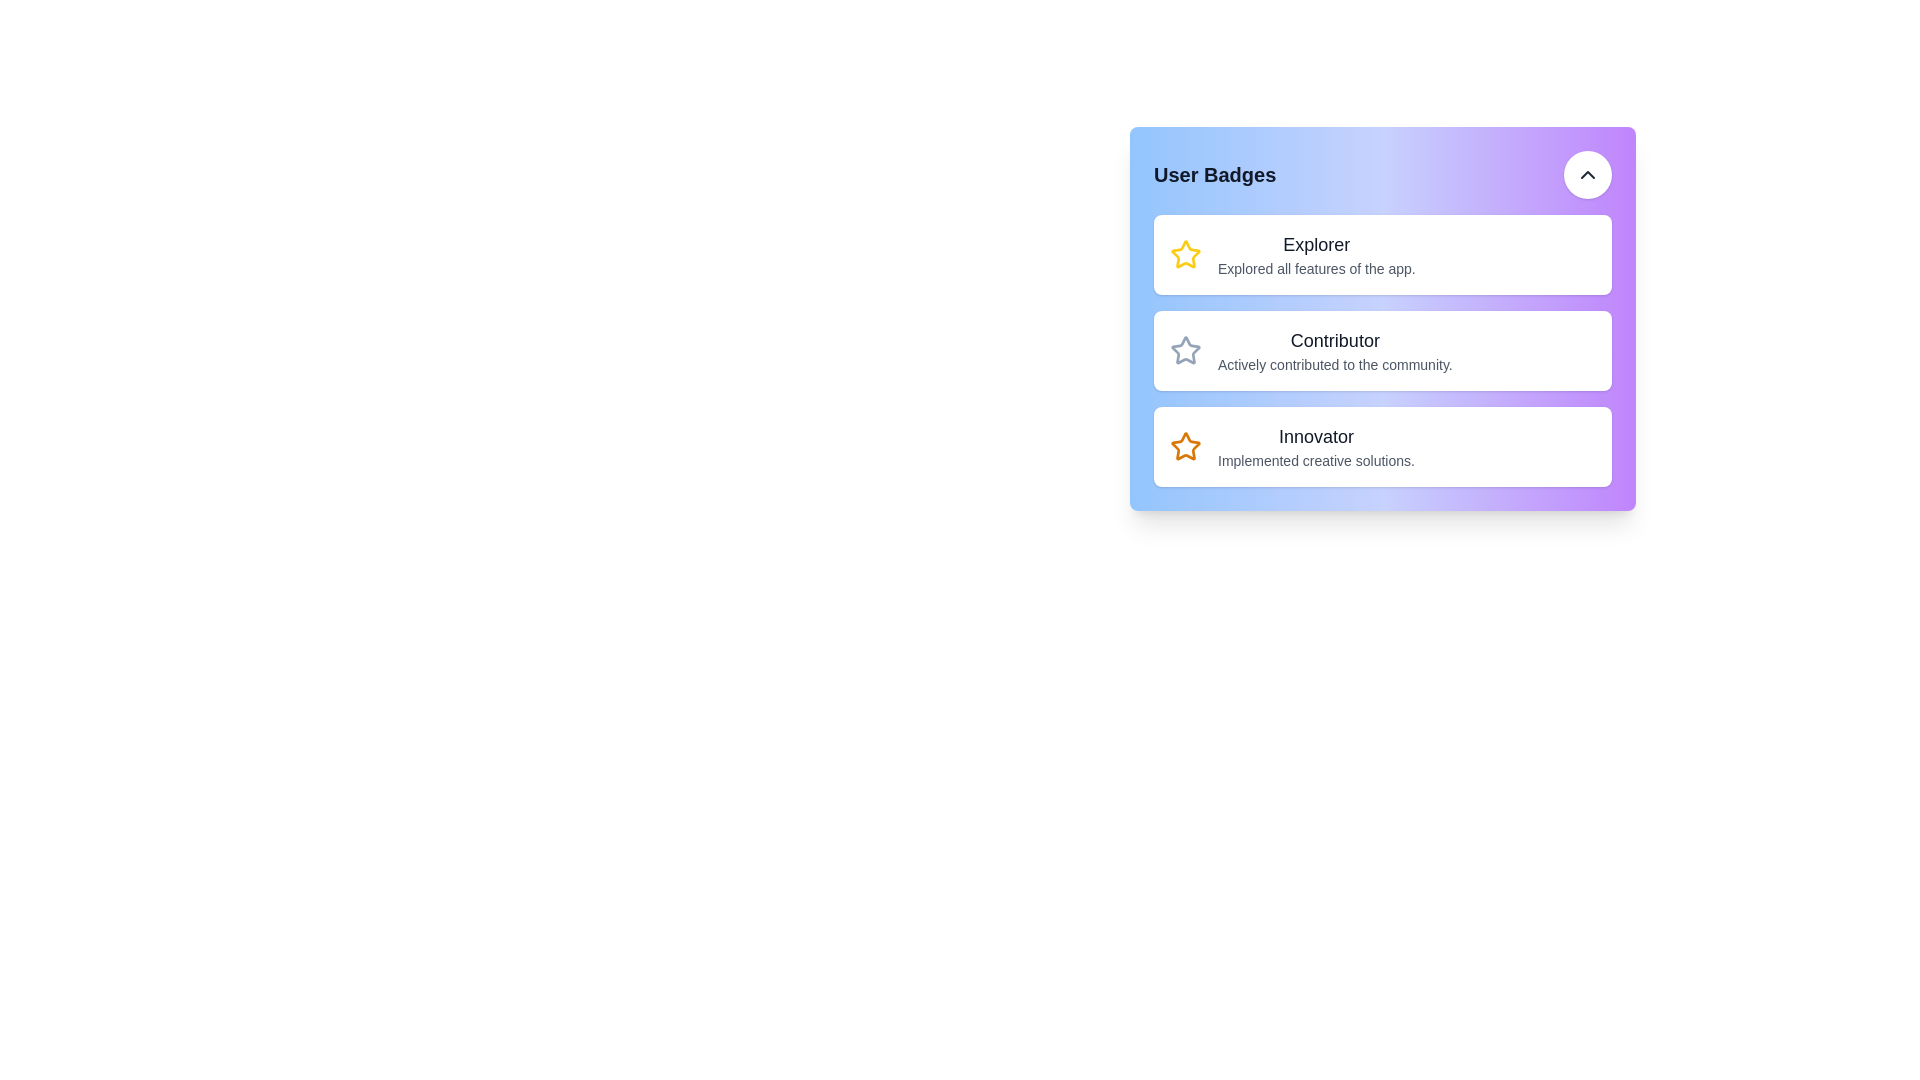 The image size is (1920, 1080). What do you see at coordinates (1316, 435) in the screenshot?
I see `the text label displaying 'Innovator', which is prominently styled in dark gray and located within the third badge entry under the 'User Badges' section` at bounding box center [1316, 435].